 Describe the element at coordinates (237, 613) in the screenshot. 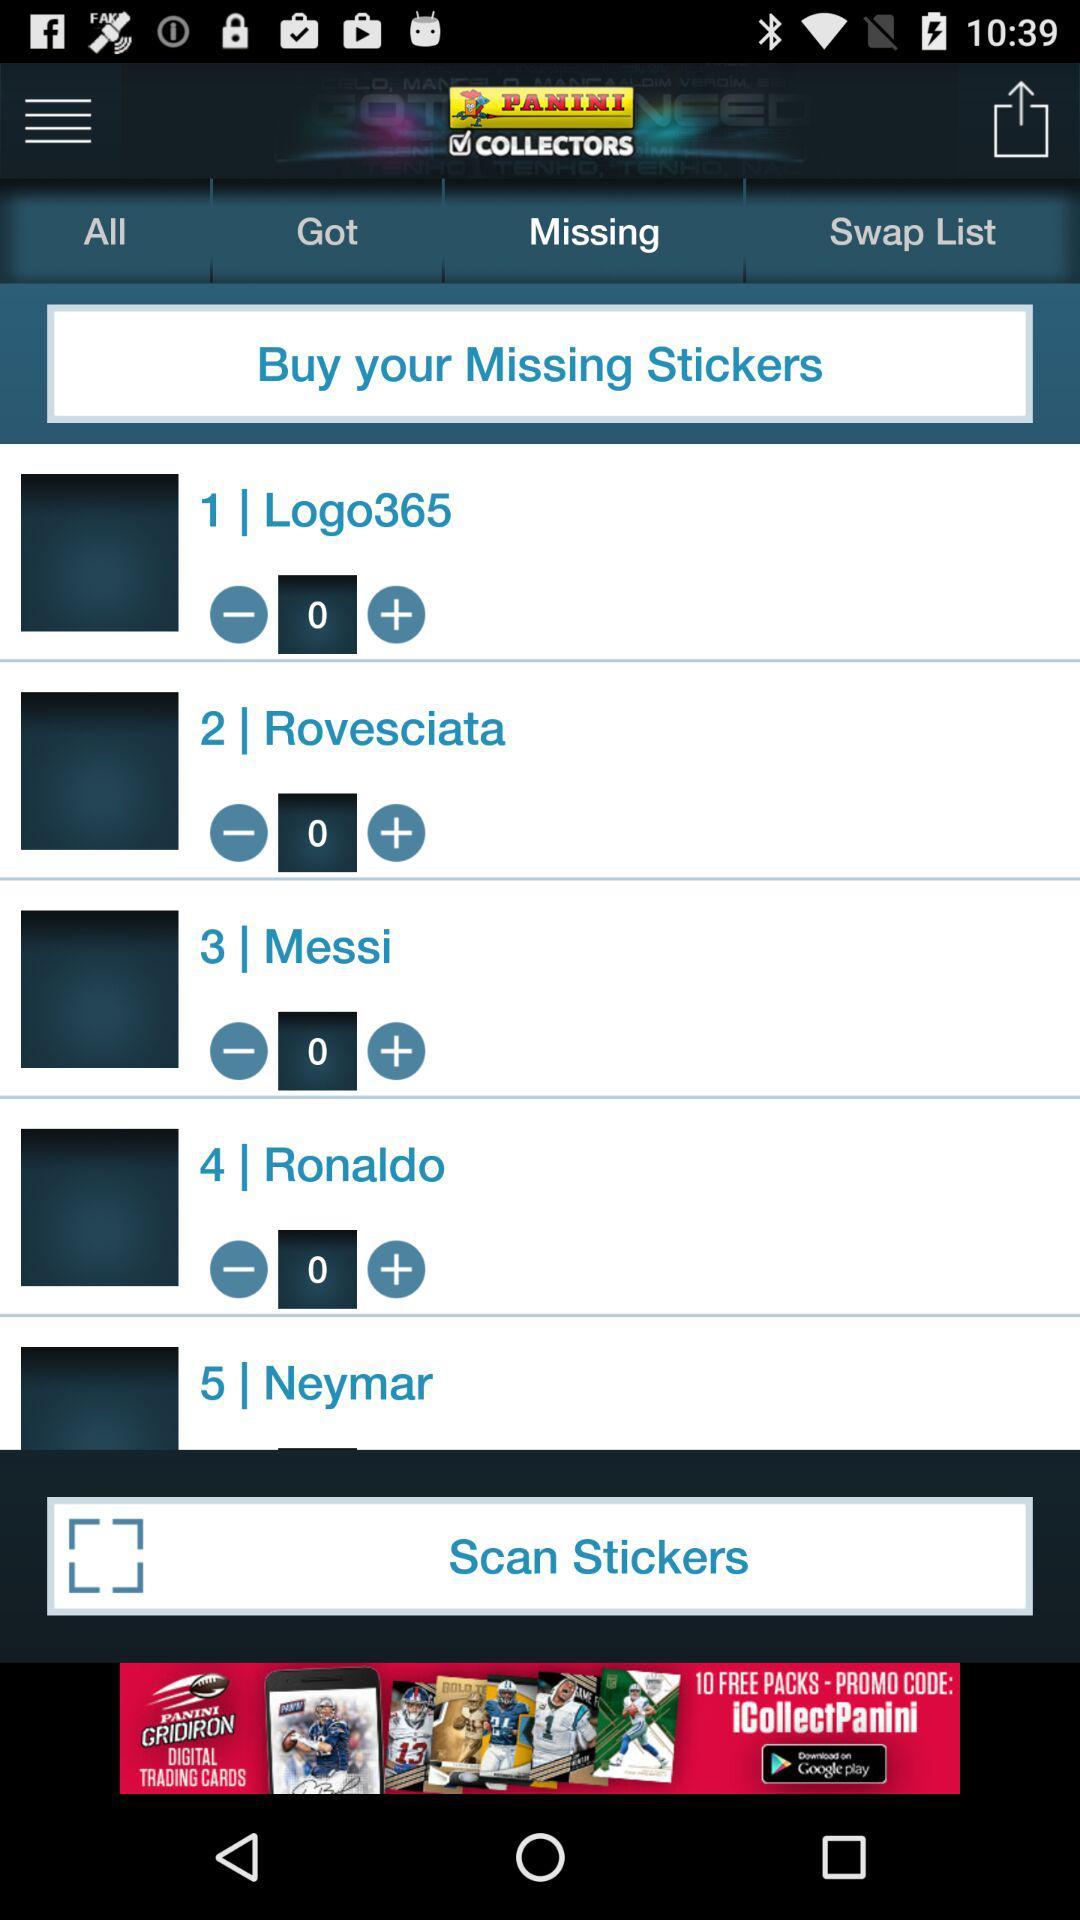

I see `zoom` at that location.